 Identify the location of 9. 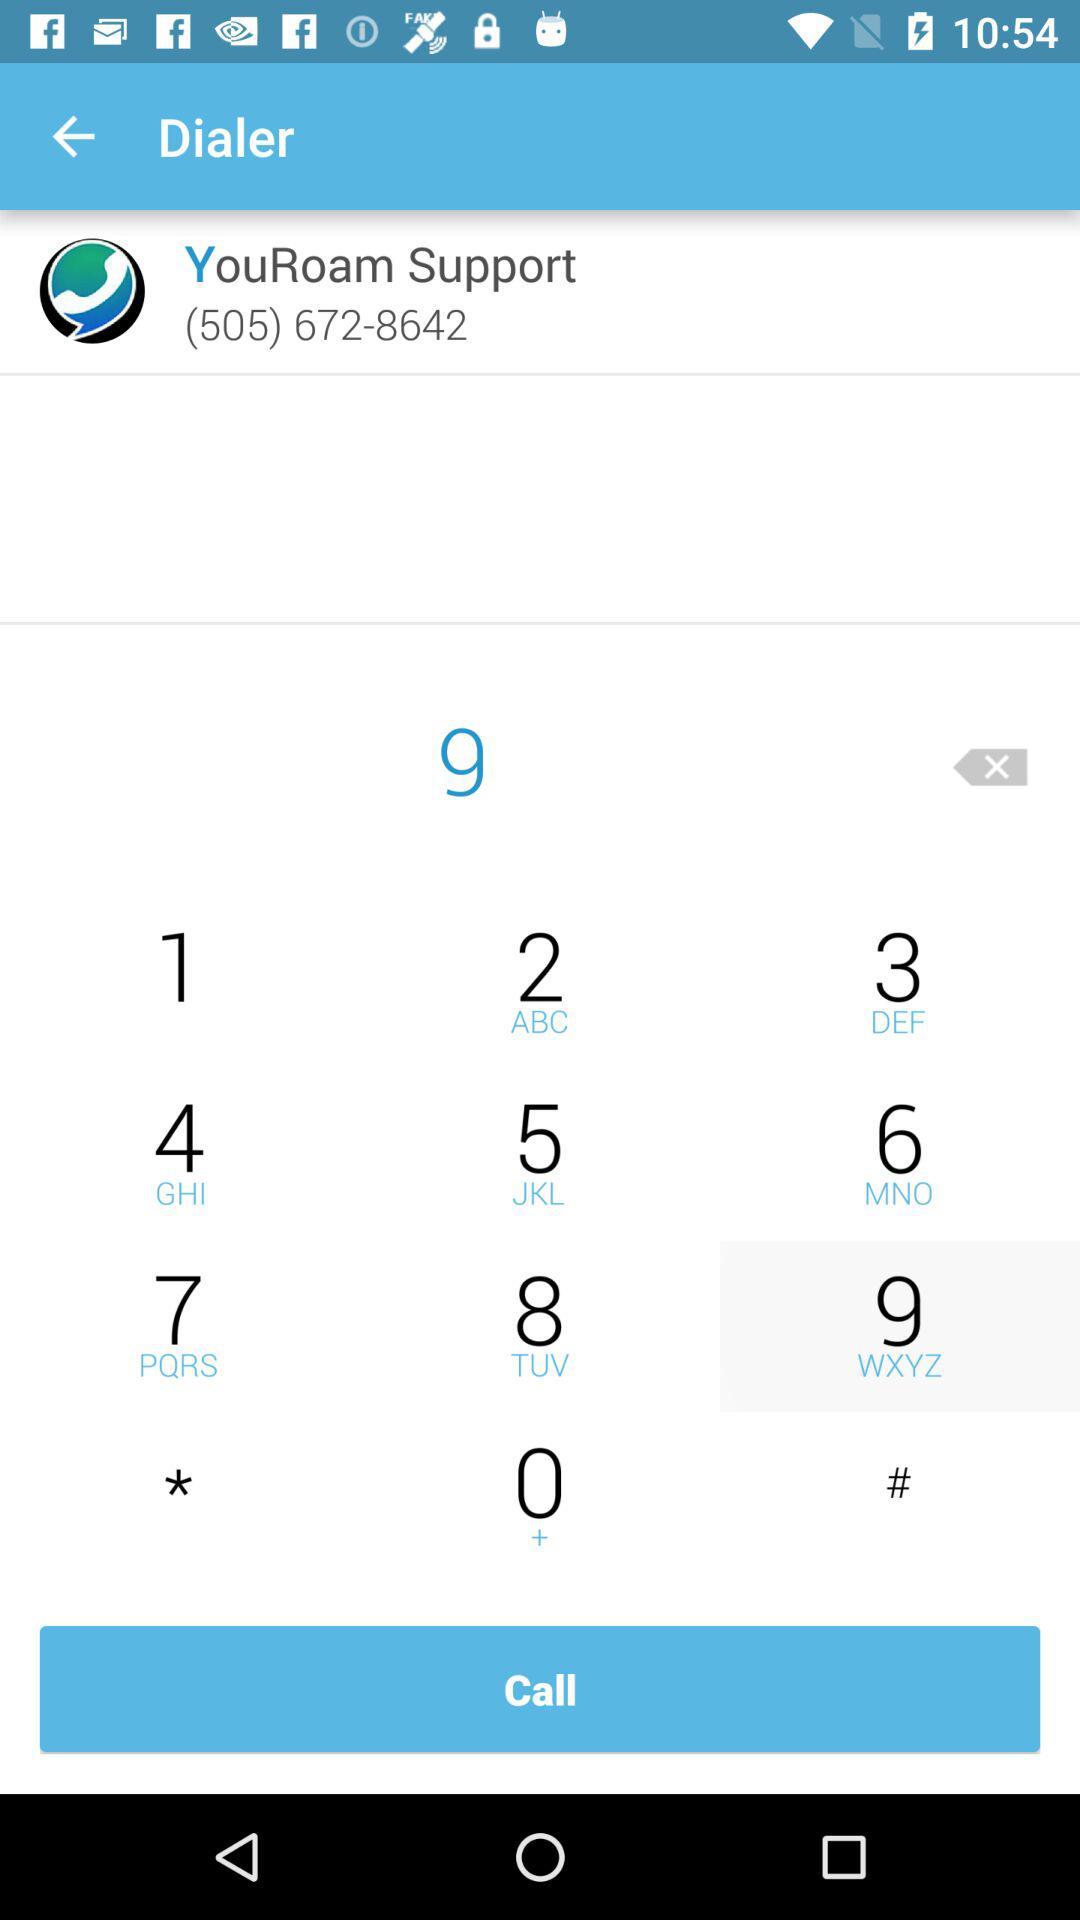
(898, 1326).